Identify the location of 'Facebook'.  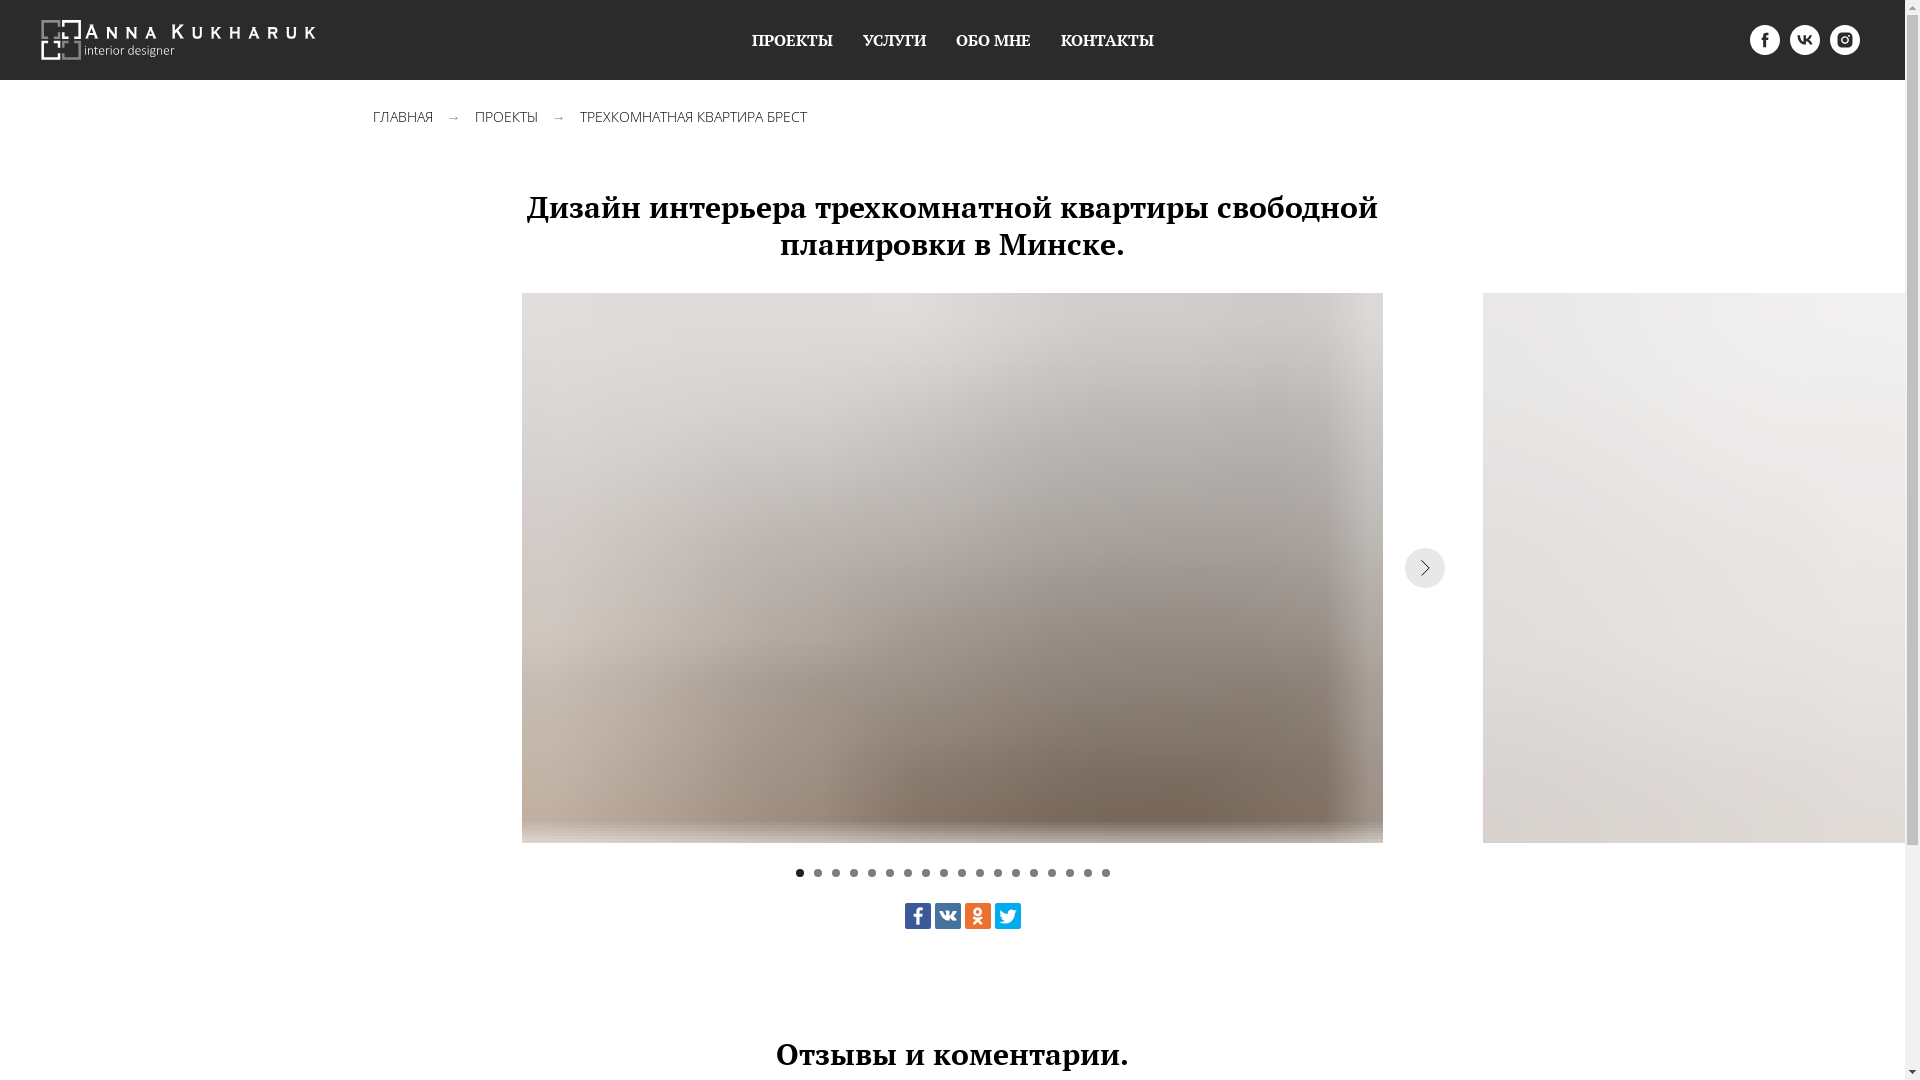
(902, 915).